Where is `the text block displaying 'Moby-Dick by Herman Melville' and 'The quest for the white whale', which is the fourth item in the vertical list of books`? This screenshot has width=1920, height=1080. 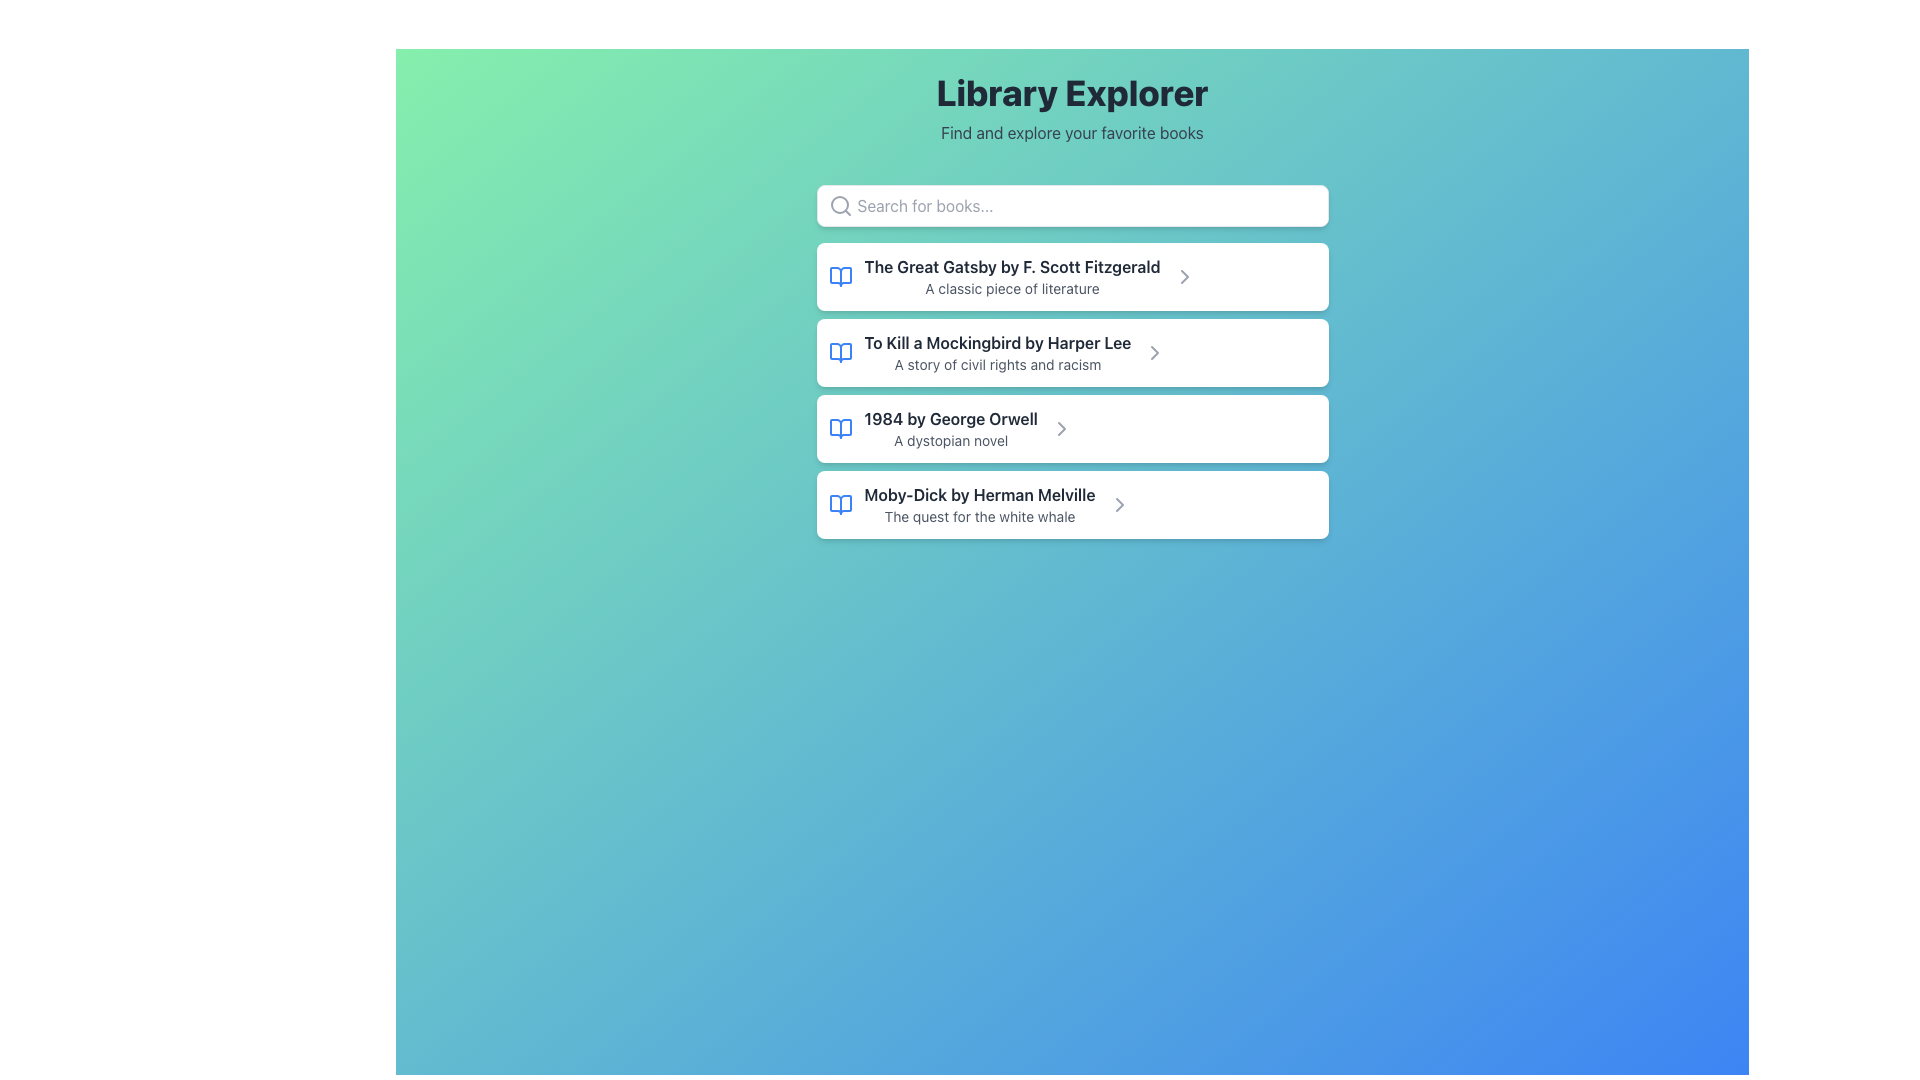 the text block displaying 'Moby-Dick by Herman Melville' and 'The quest for the white whale', which is the fourth item in the vertical list of books is located at coordinates (979, 504).